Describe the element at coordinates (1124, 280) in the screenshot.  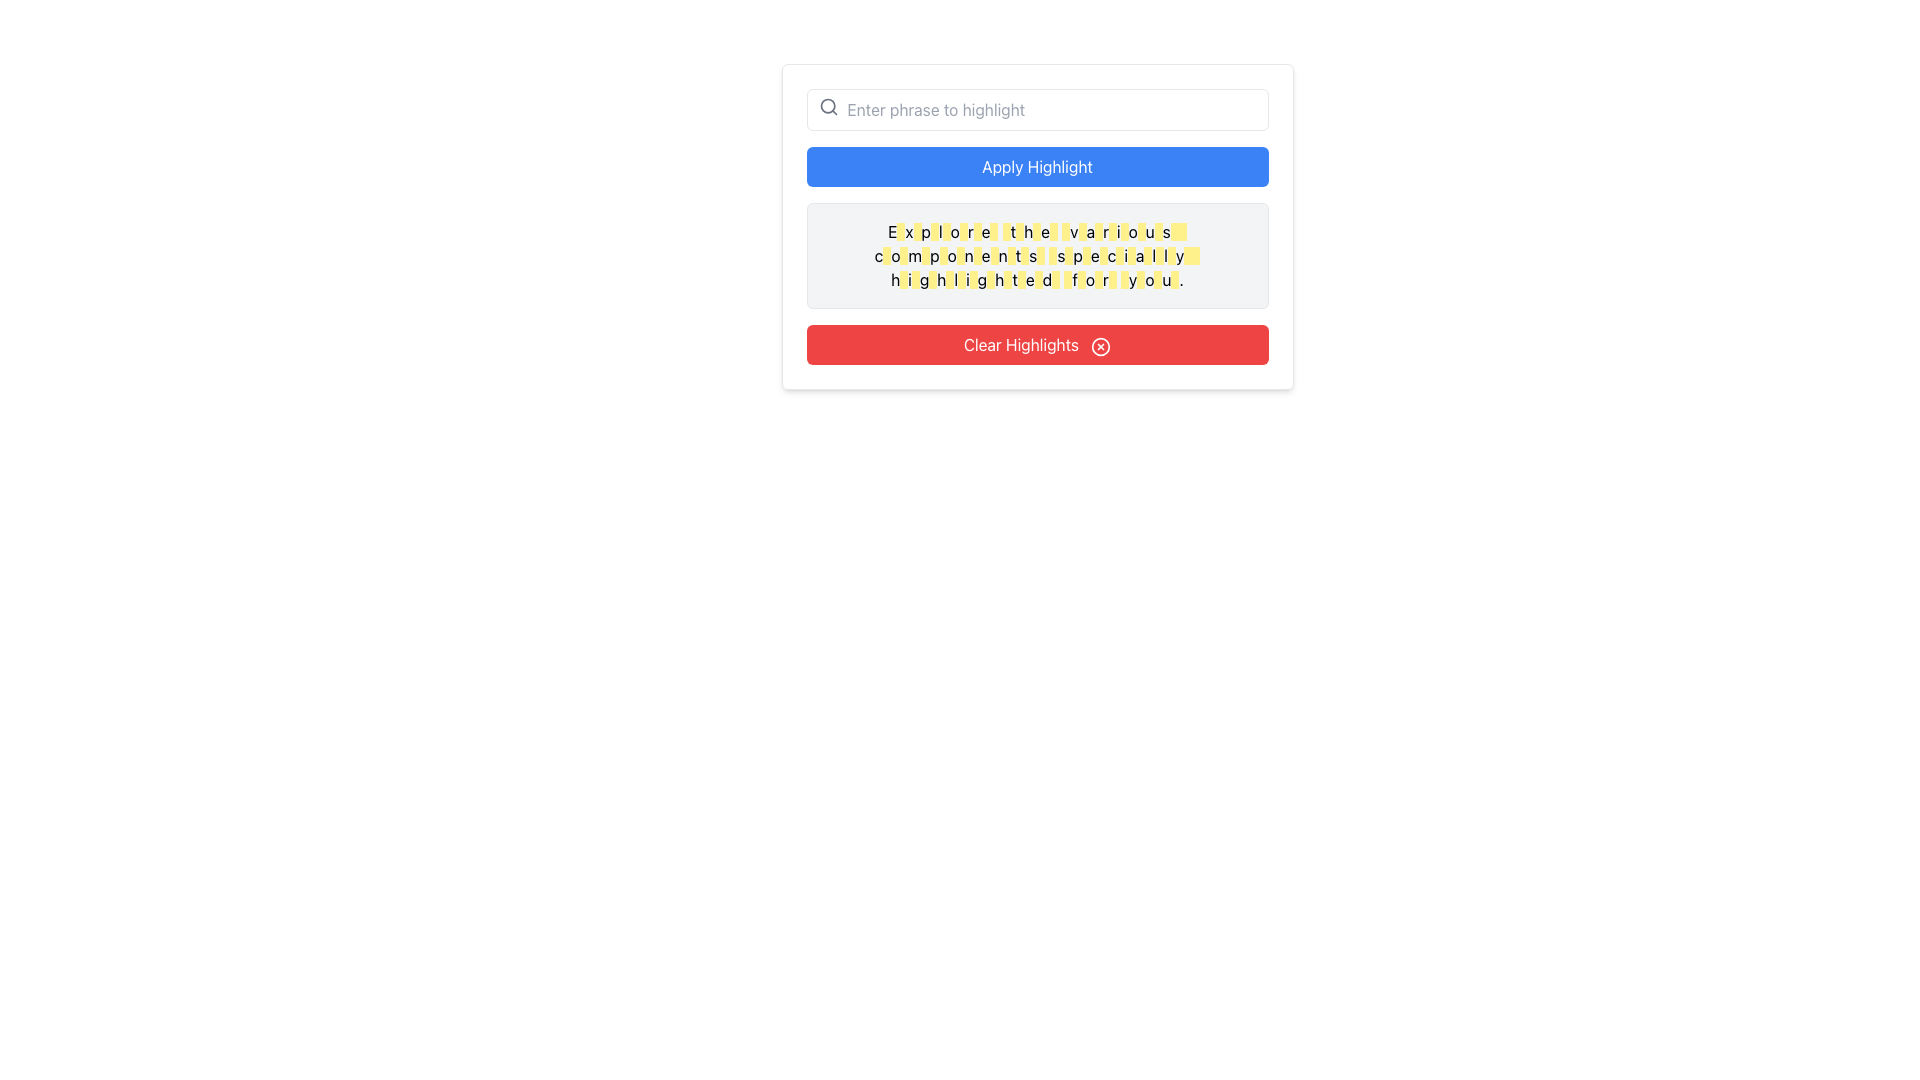
I see `the highlight element that appears as a small rectangular shape with a light yellow background and dark yellow text, located within the sentence 'Explore the various components specially highlighted for you.'` at that location.